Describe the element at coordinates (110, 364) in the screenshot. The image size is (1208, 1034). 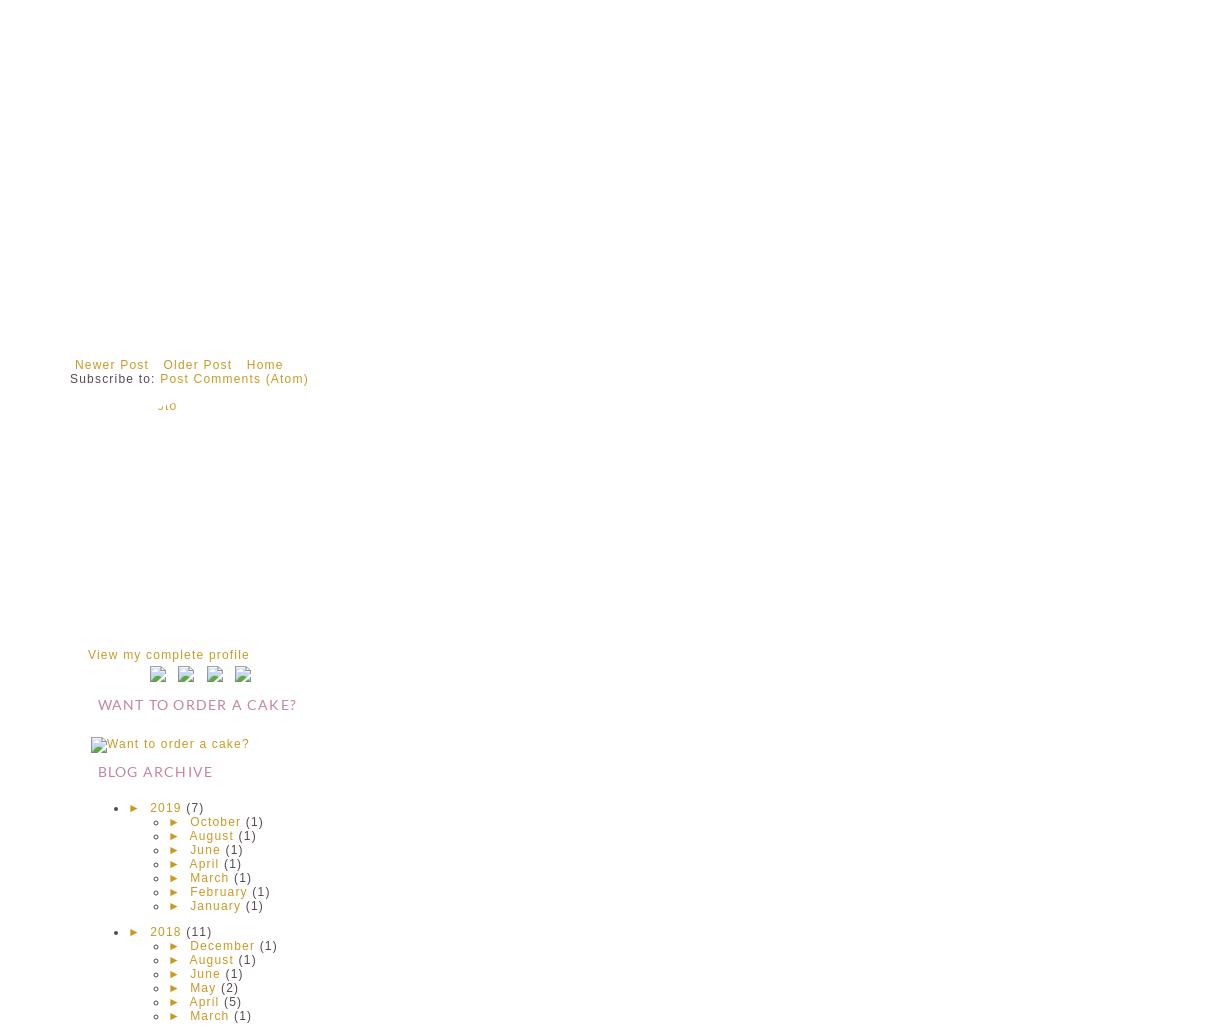
I see `'Newer Post'` at that location.